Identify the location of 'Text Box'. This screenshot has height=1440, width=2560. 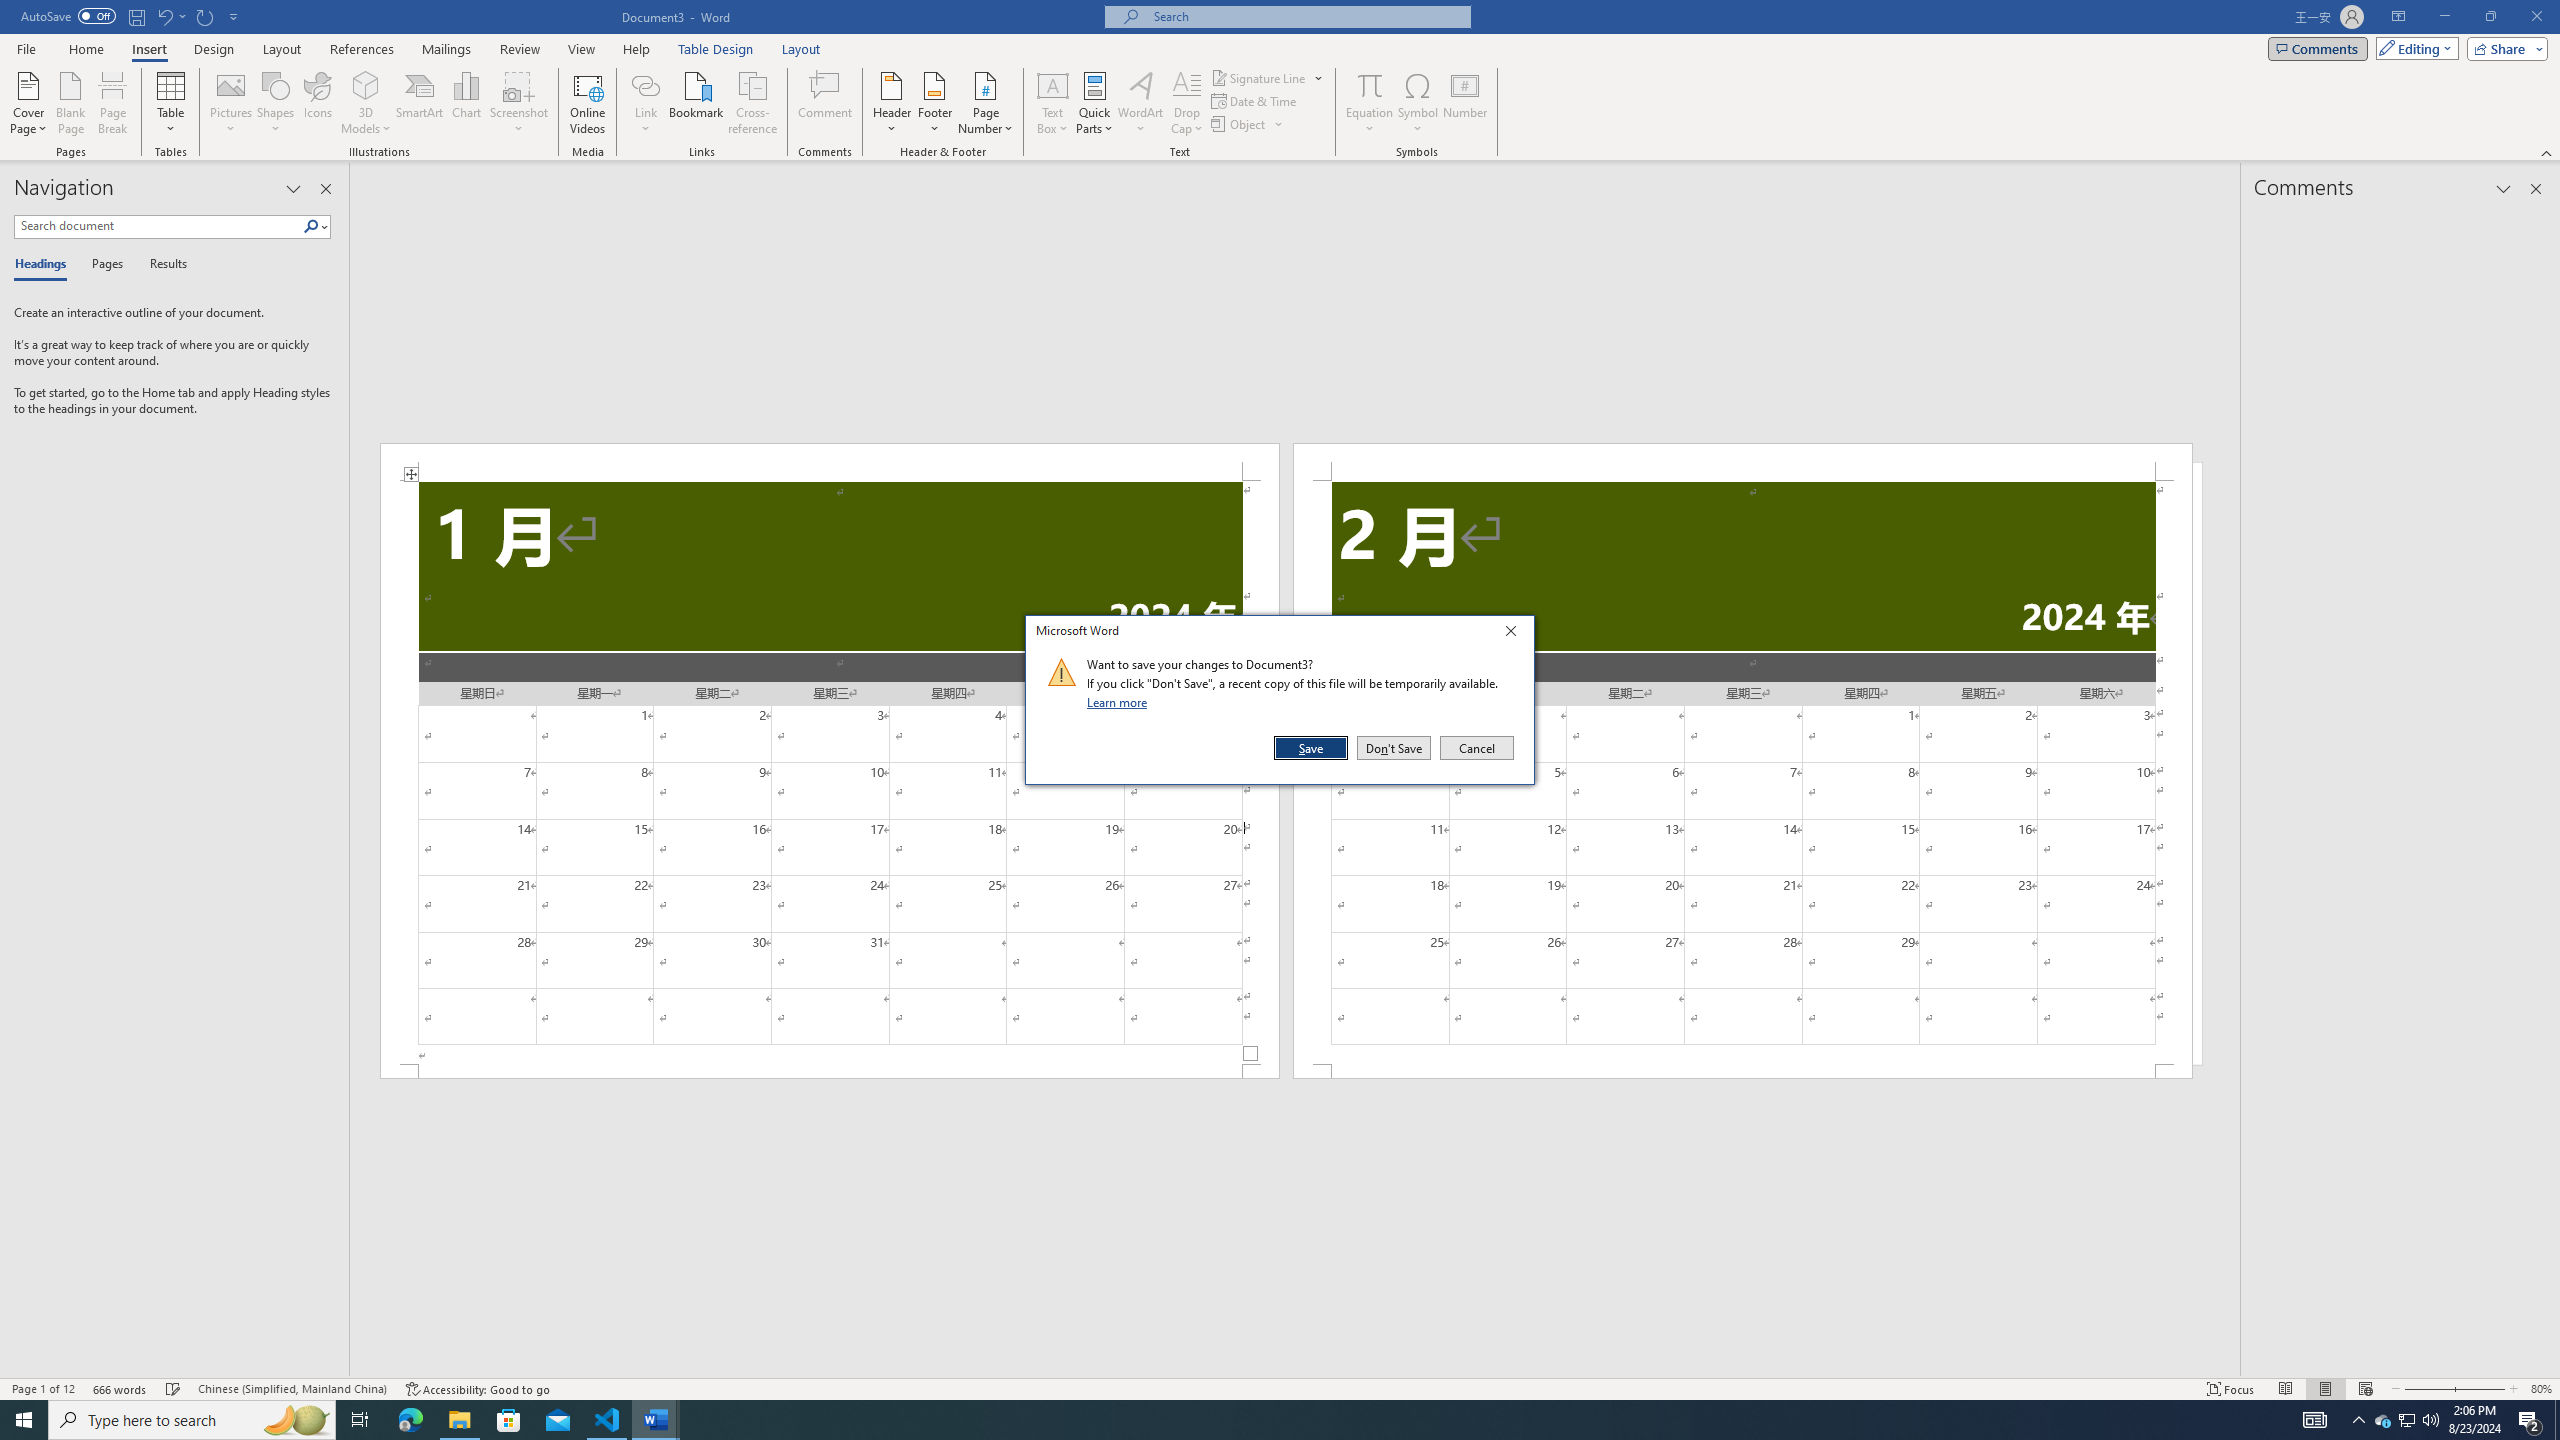
(1052, 103).